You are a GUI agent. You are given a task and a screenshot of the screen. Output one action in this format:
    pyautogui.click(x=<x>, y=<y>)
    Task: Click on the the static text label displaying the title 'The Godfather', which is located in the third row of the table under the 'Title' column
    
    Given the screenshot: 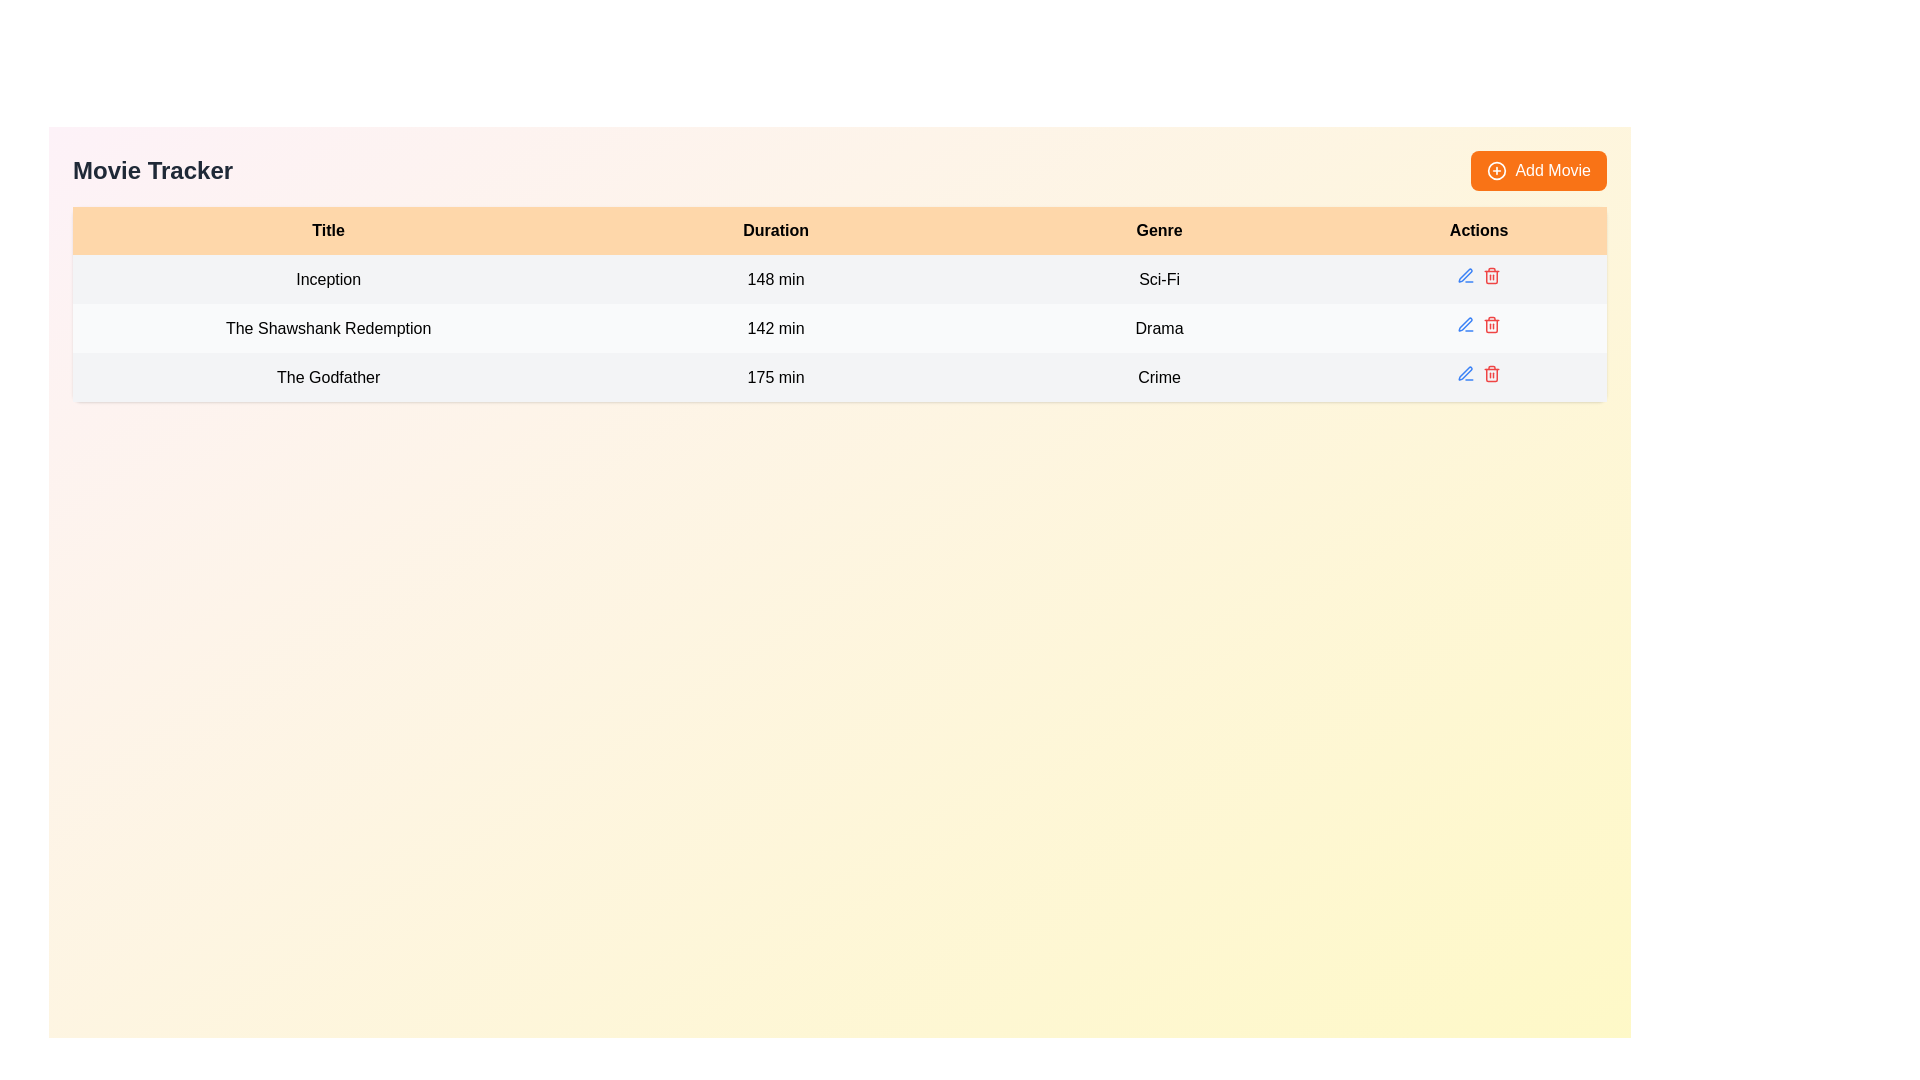 What is the action you would take?
    pyautogui.click(x=328, y=377)
    